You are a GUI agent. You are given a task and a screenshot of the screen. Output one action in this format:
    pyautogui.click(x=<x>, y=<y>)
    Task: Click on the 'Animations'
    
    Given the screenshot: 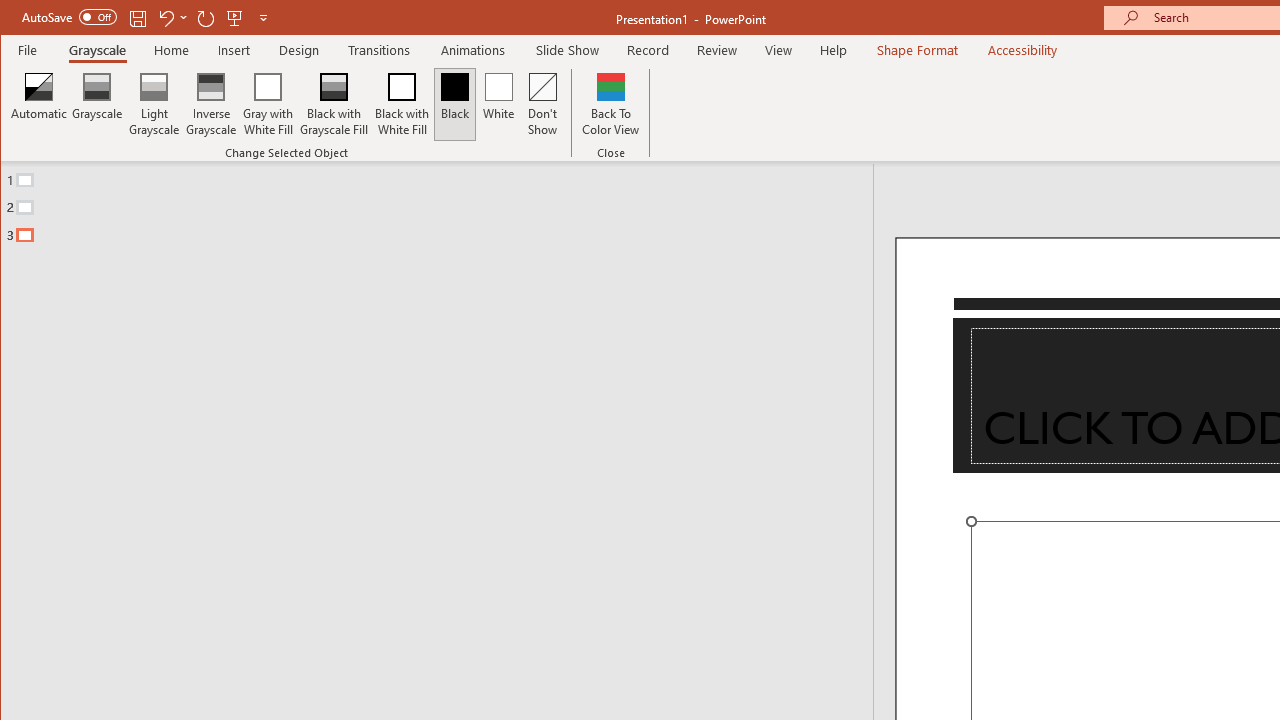 What is the action you would take?
    pyautogui.click(x=472, y=49)
    